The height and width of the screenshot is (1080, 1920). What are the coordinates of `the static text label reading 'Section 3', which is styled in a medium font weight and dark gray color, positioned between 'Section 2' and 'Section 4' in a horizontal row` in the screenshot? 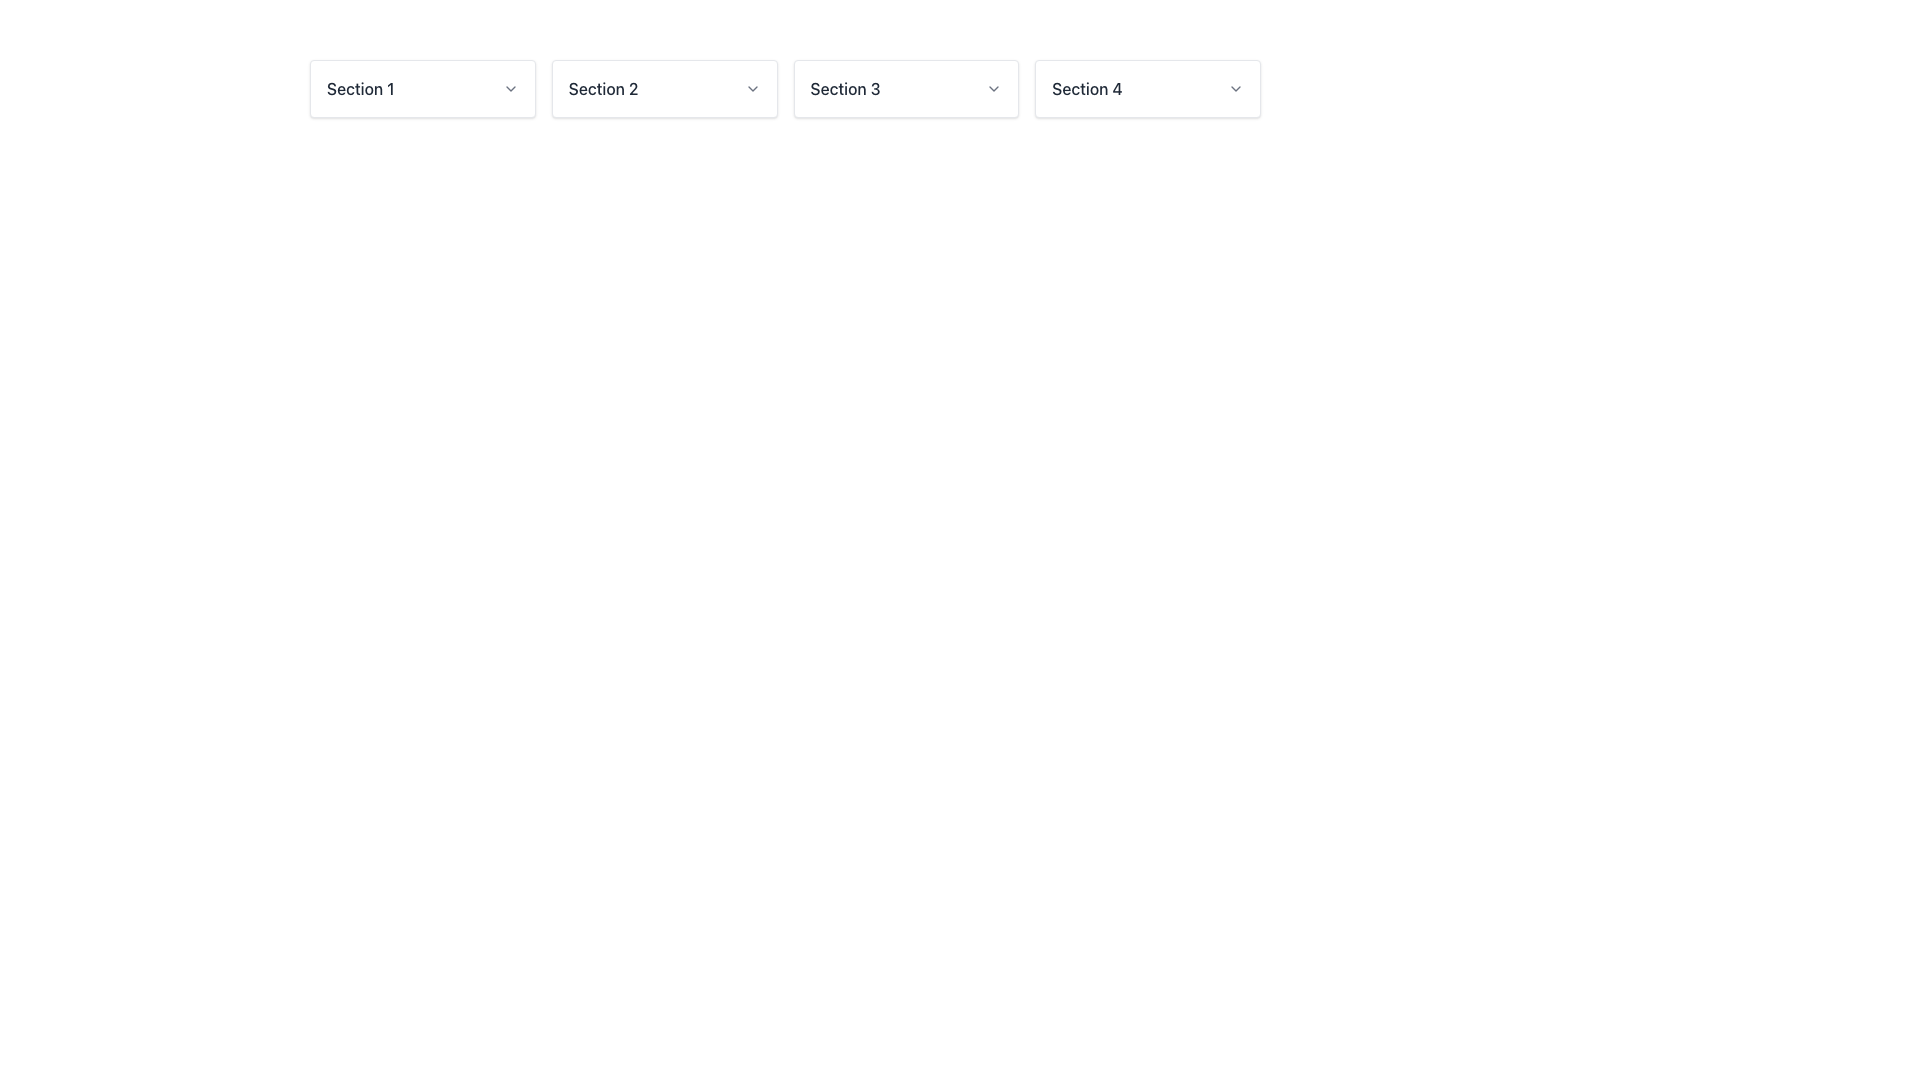 It's located at (845, 87).